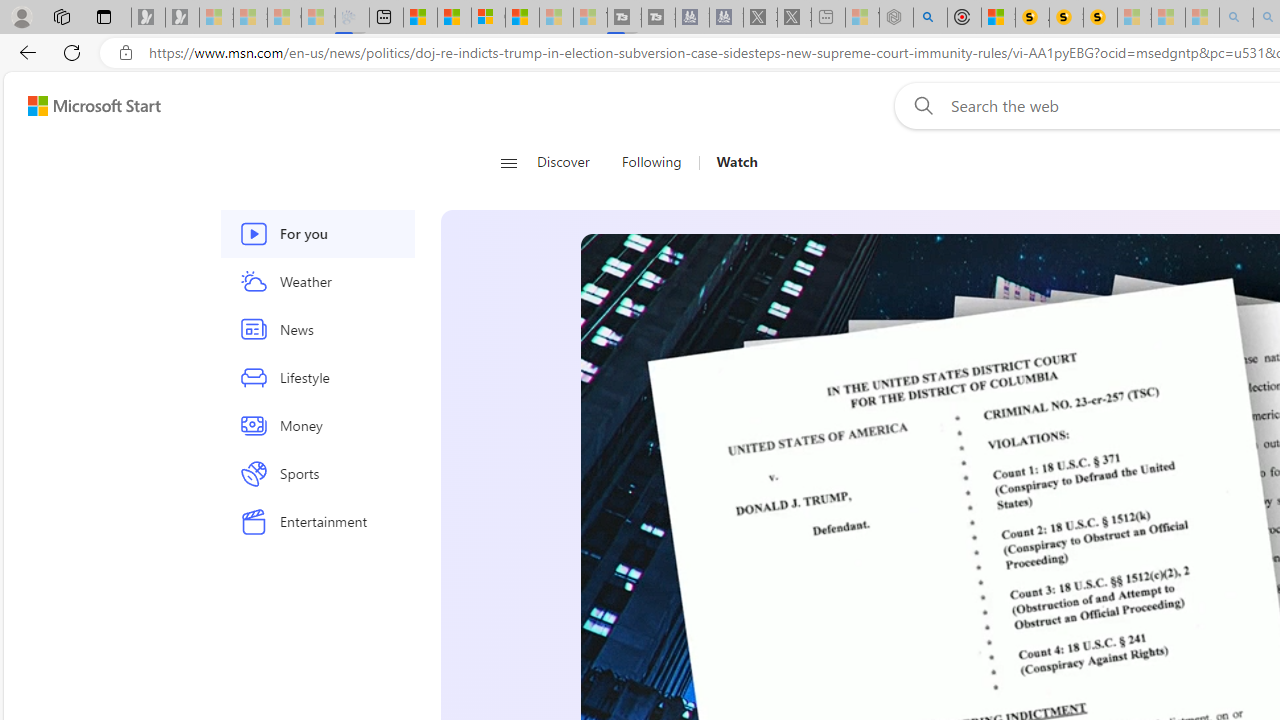 This screenshot has height=720, width=1280. What do you see at coordinates (508, 162) in the screenshot?
I see `'Class: button-glyph'` at bounding box center [508, 162].